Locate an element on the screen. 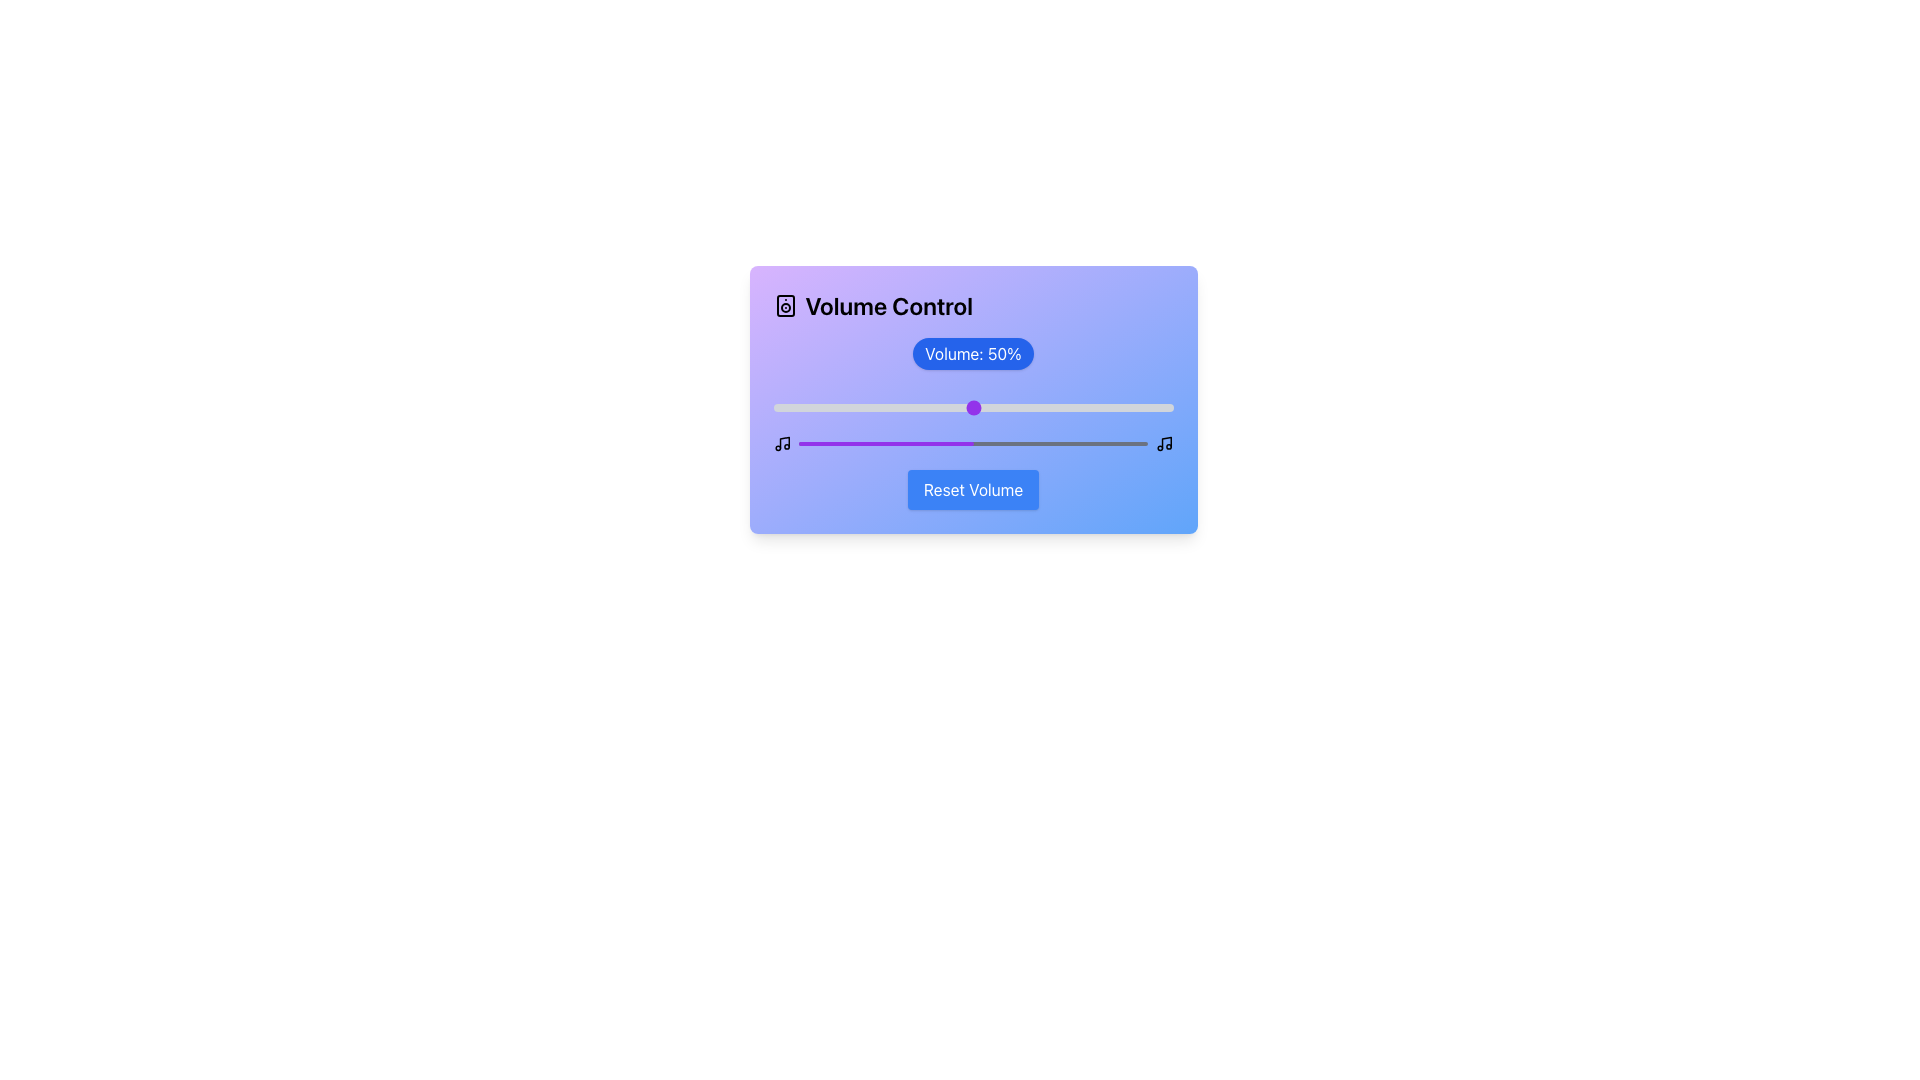  the SVG Rectangle with rounded corners that is part of the speaker-style icon next to the 'Volume Control' title is located at coordinates (784, 305).